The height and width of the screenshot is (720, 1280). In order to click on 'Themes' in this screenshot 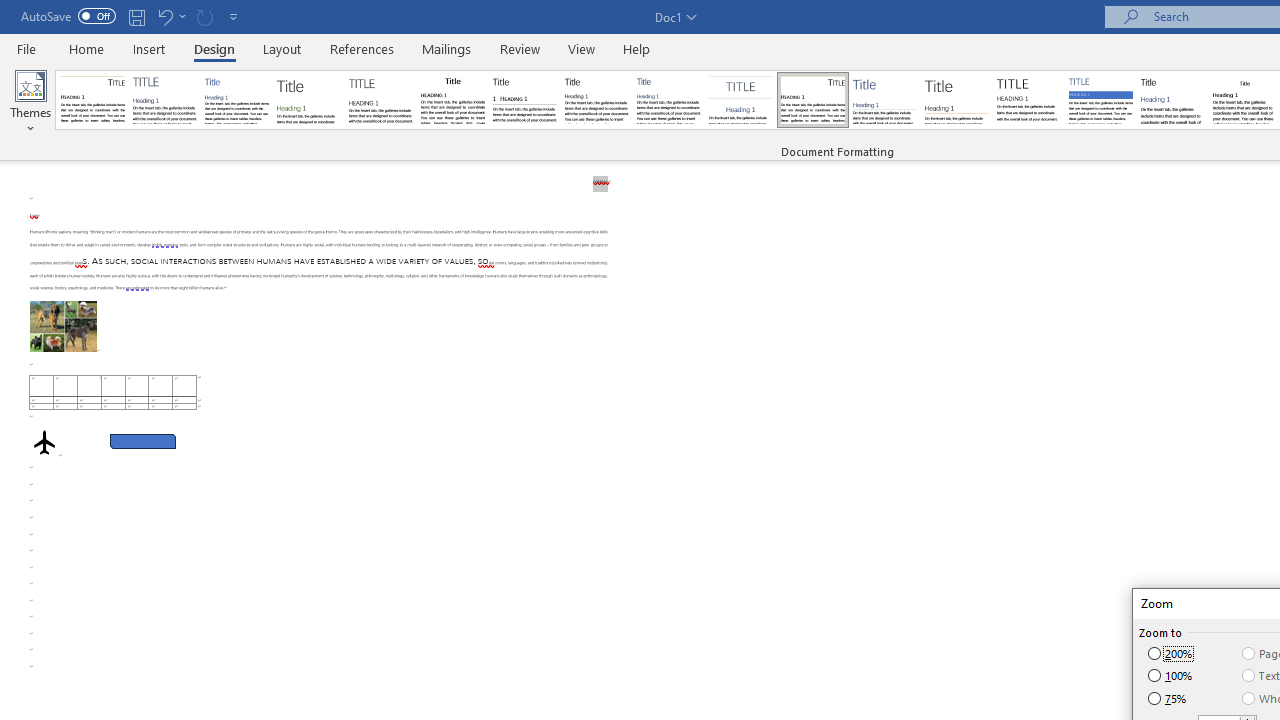, I will do `click(30, 103)`.